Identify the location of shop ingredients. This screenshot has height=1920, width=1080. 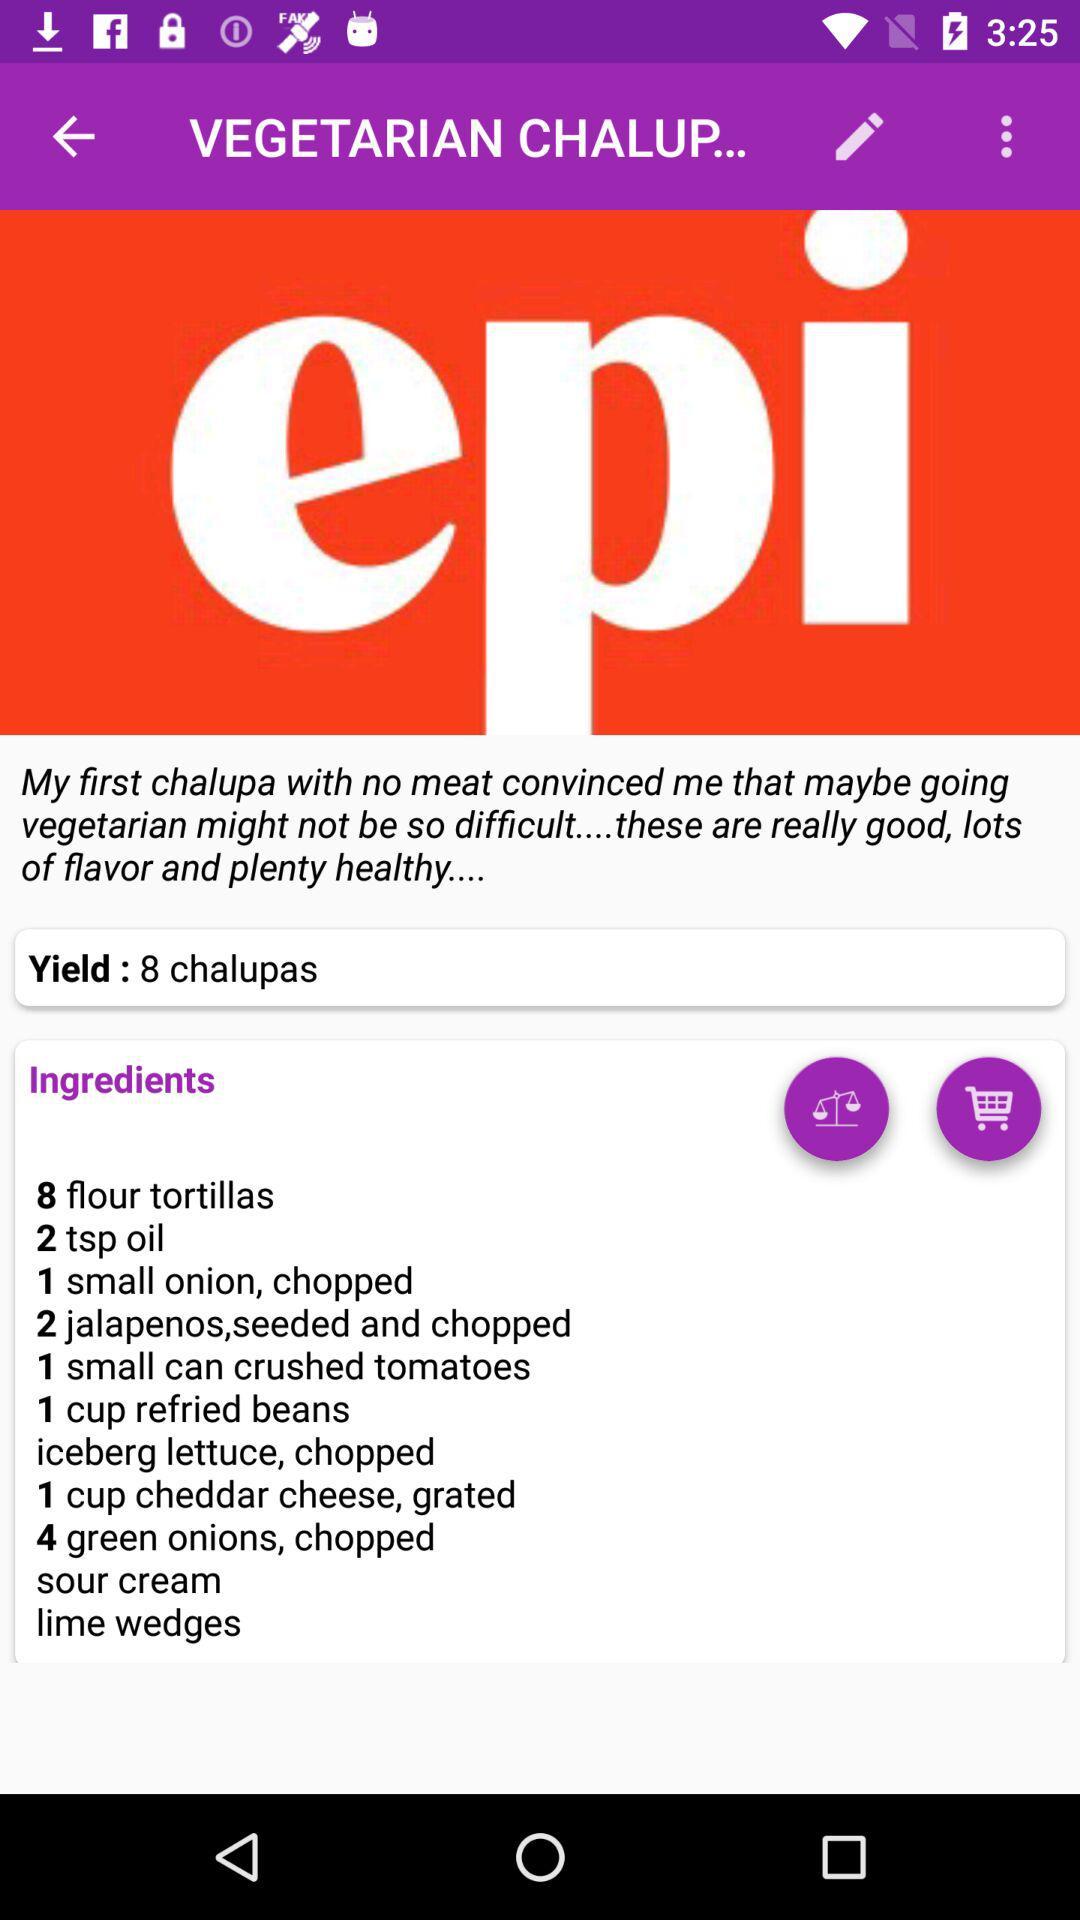
(987, 1115).